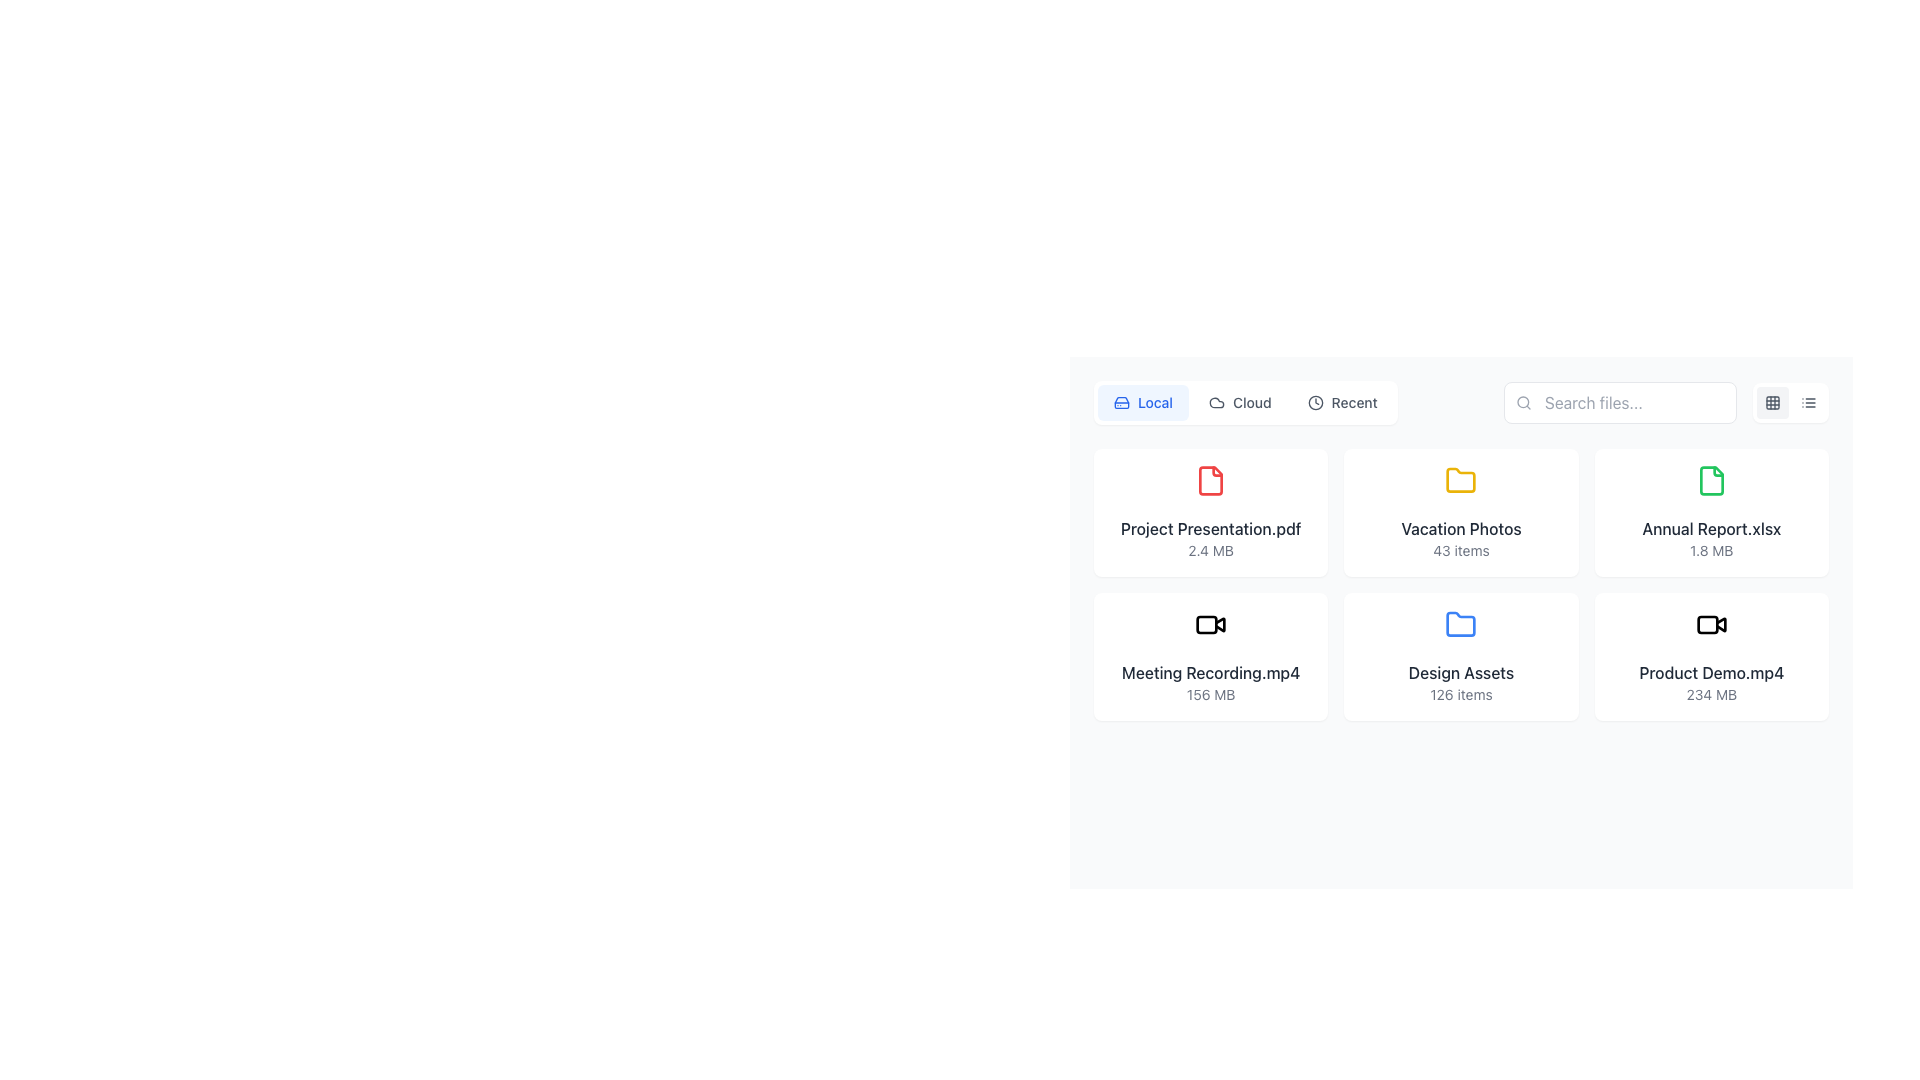 The image size is (1920, 1080). I want to click on to select the folder representation component labeled 'Vacation Photos' with a yellow folder icon located in the second column of the first row, so click(1461, 512).